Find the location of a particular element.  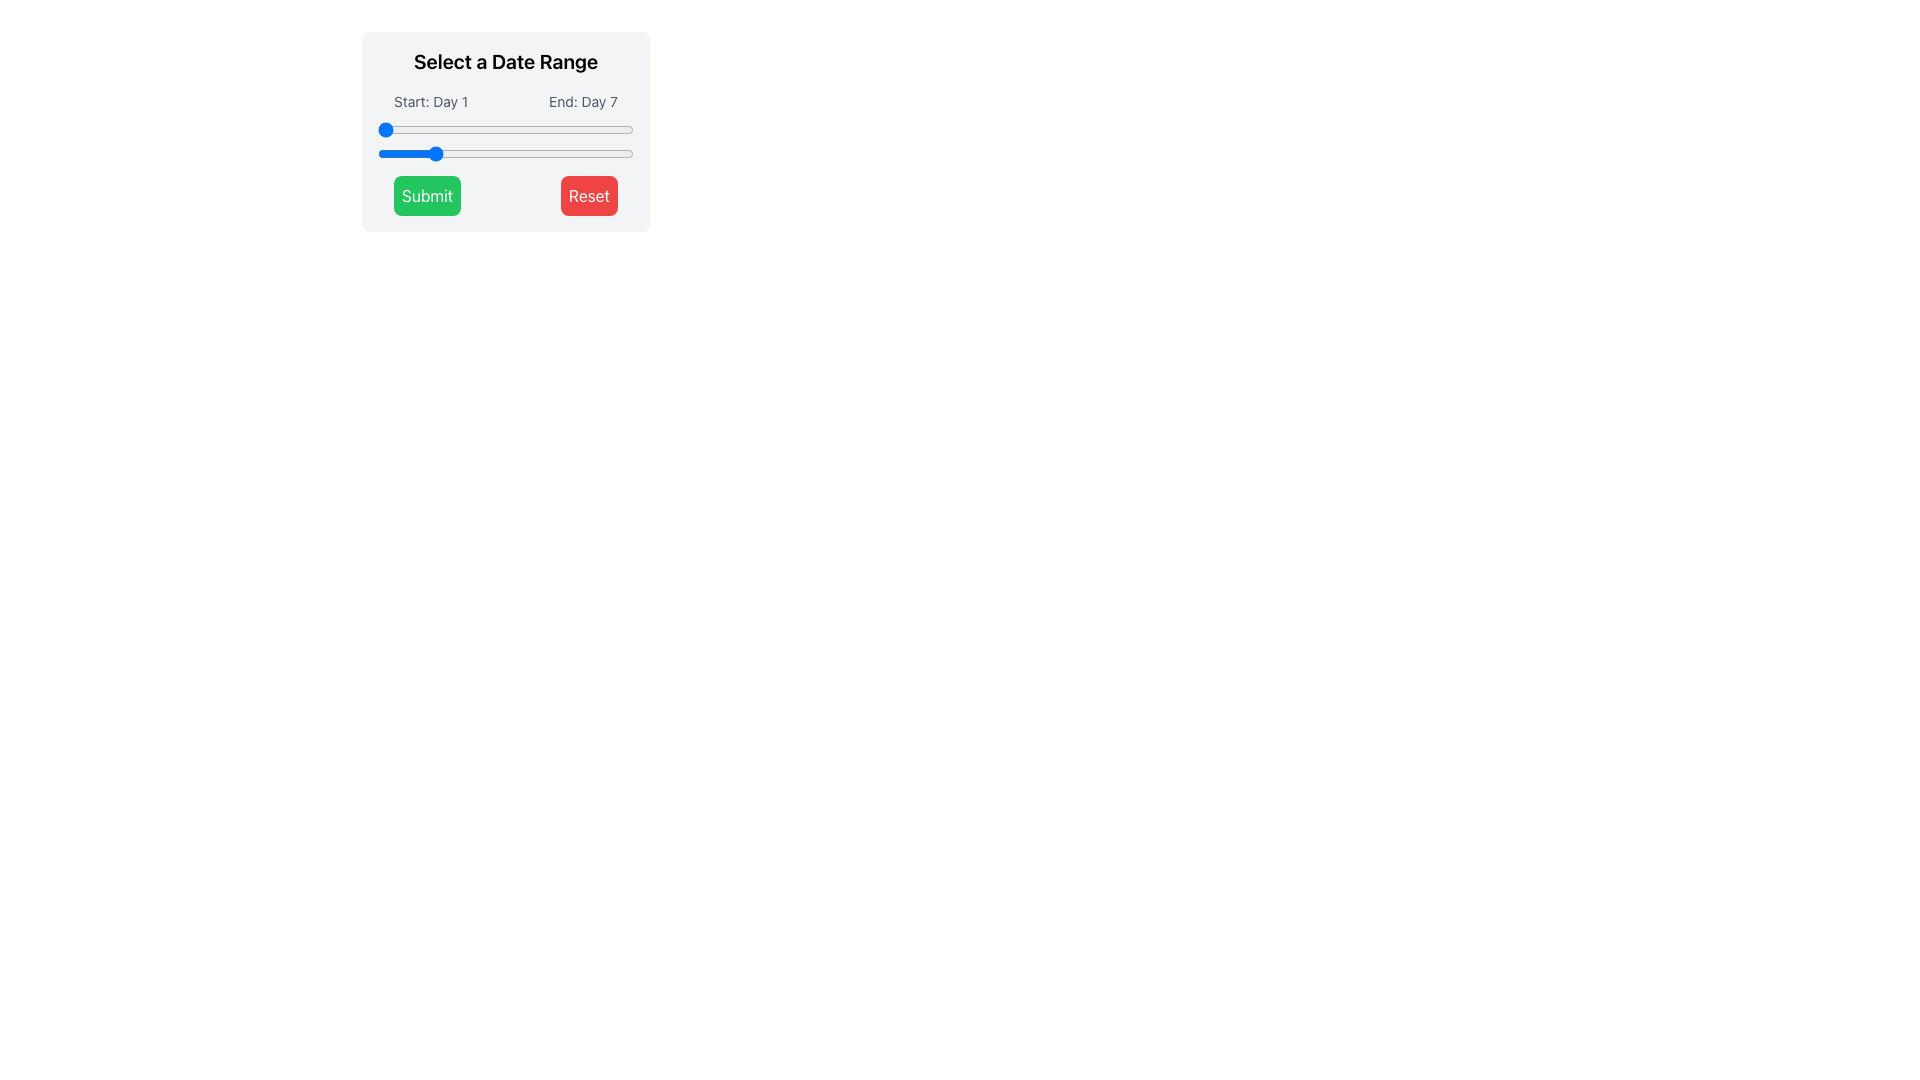

the 'Reset' button which has a red background and white text, positioned to the right of the 'Submit' button in the lower part of the 'Select a Date Range' area is located at coordinates (588, 196).